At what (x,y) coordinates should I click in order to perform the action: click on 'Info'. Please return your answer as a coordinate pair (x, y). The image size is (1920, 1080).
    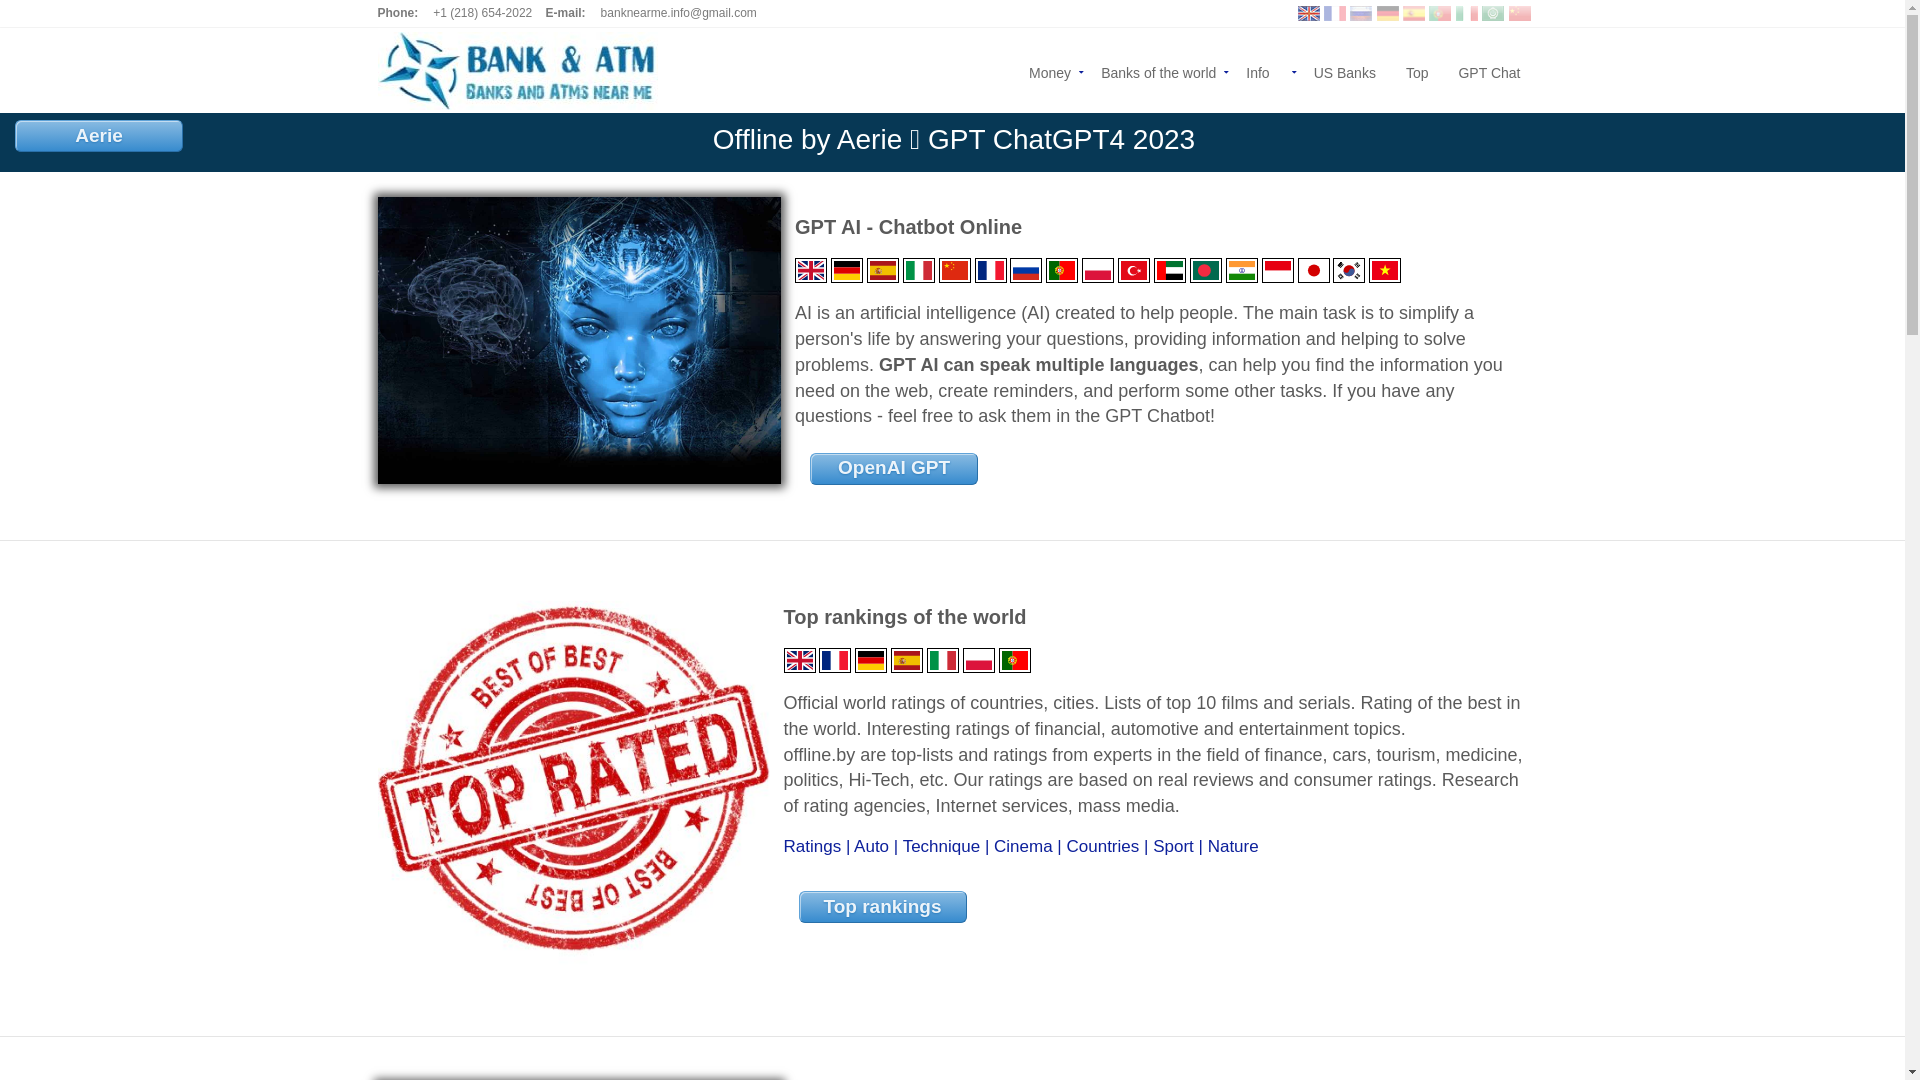
    Looking at the image, I should click on (1263, 69).